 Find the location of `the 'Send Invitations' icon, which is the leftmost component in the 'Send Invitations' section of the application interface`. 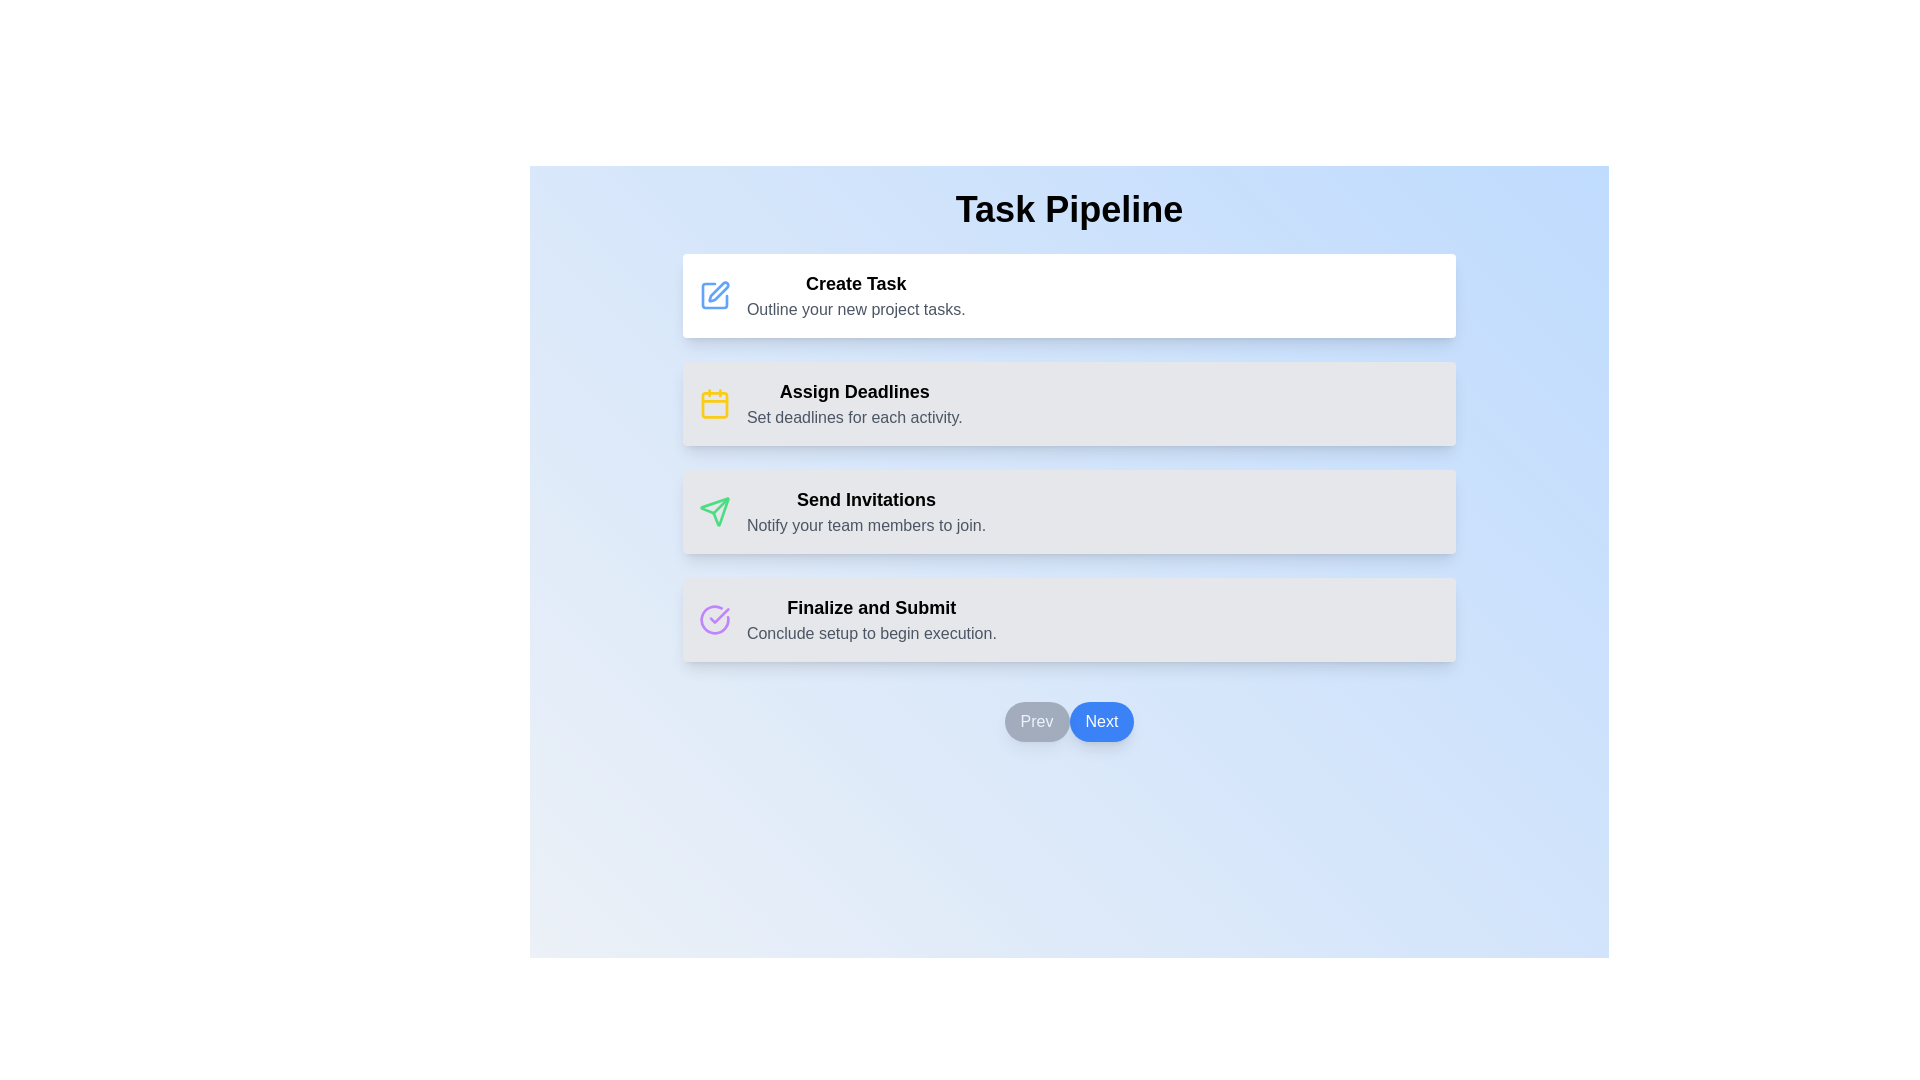

the 'Send Invitations' icon, which is the leftmost component in the 'Send Invitations' section of the application interface is located at coordinates (714, 511).